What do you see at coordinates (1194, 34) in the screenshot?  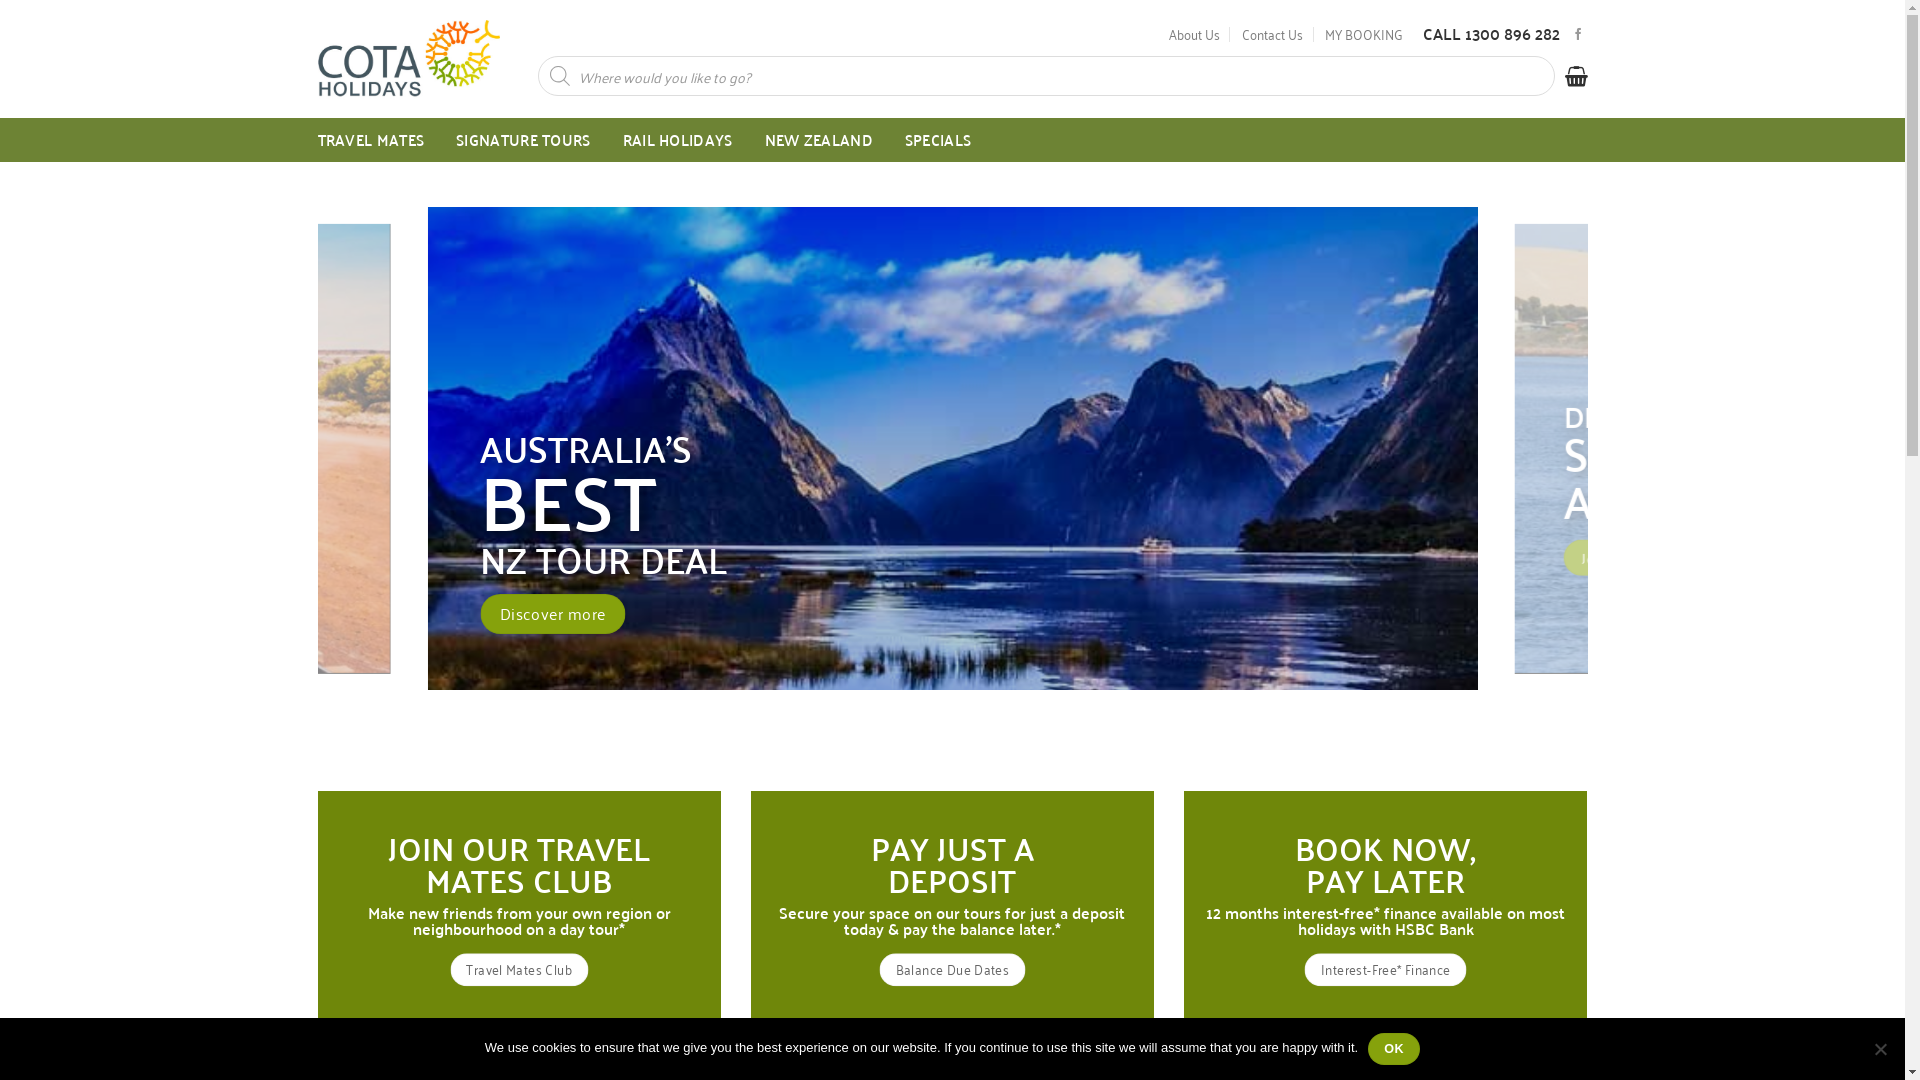 I see `'About Us'` at bounding box center [1194, 34].